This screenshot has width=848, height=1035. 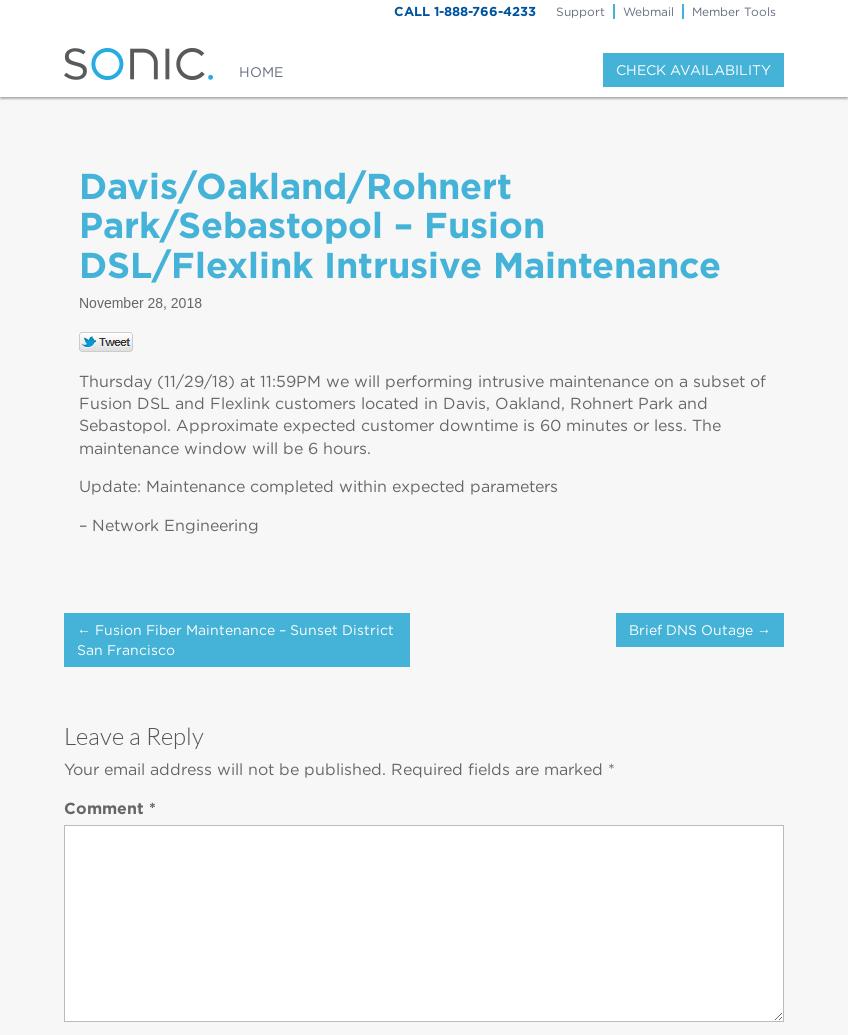 I want to click on 'Check Availability', so click(x=693, y=69).